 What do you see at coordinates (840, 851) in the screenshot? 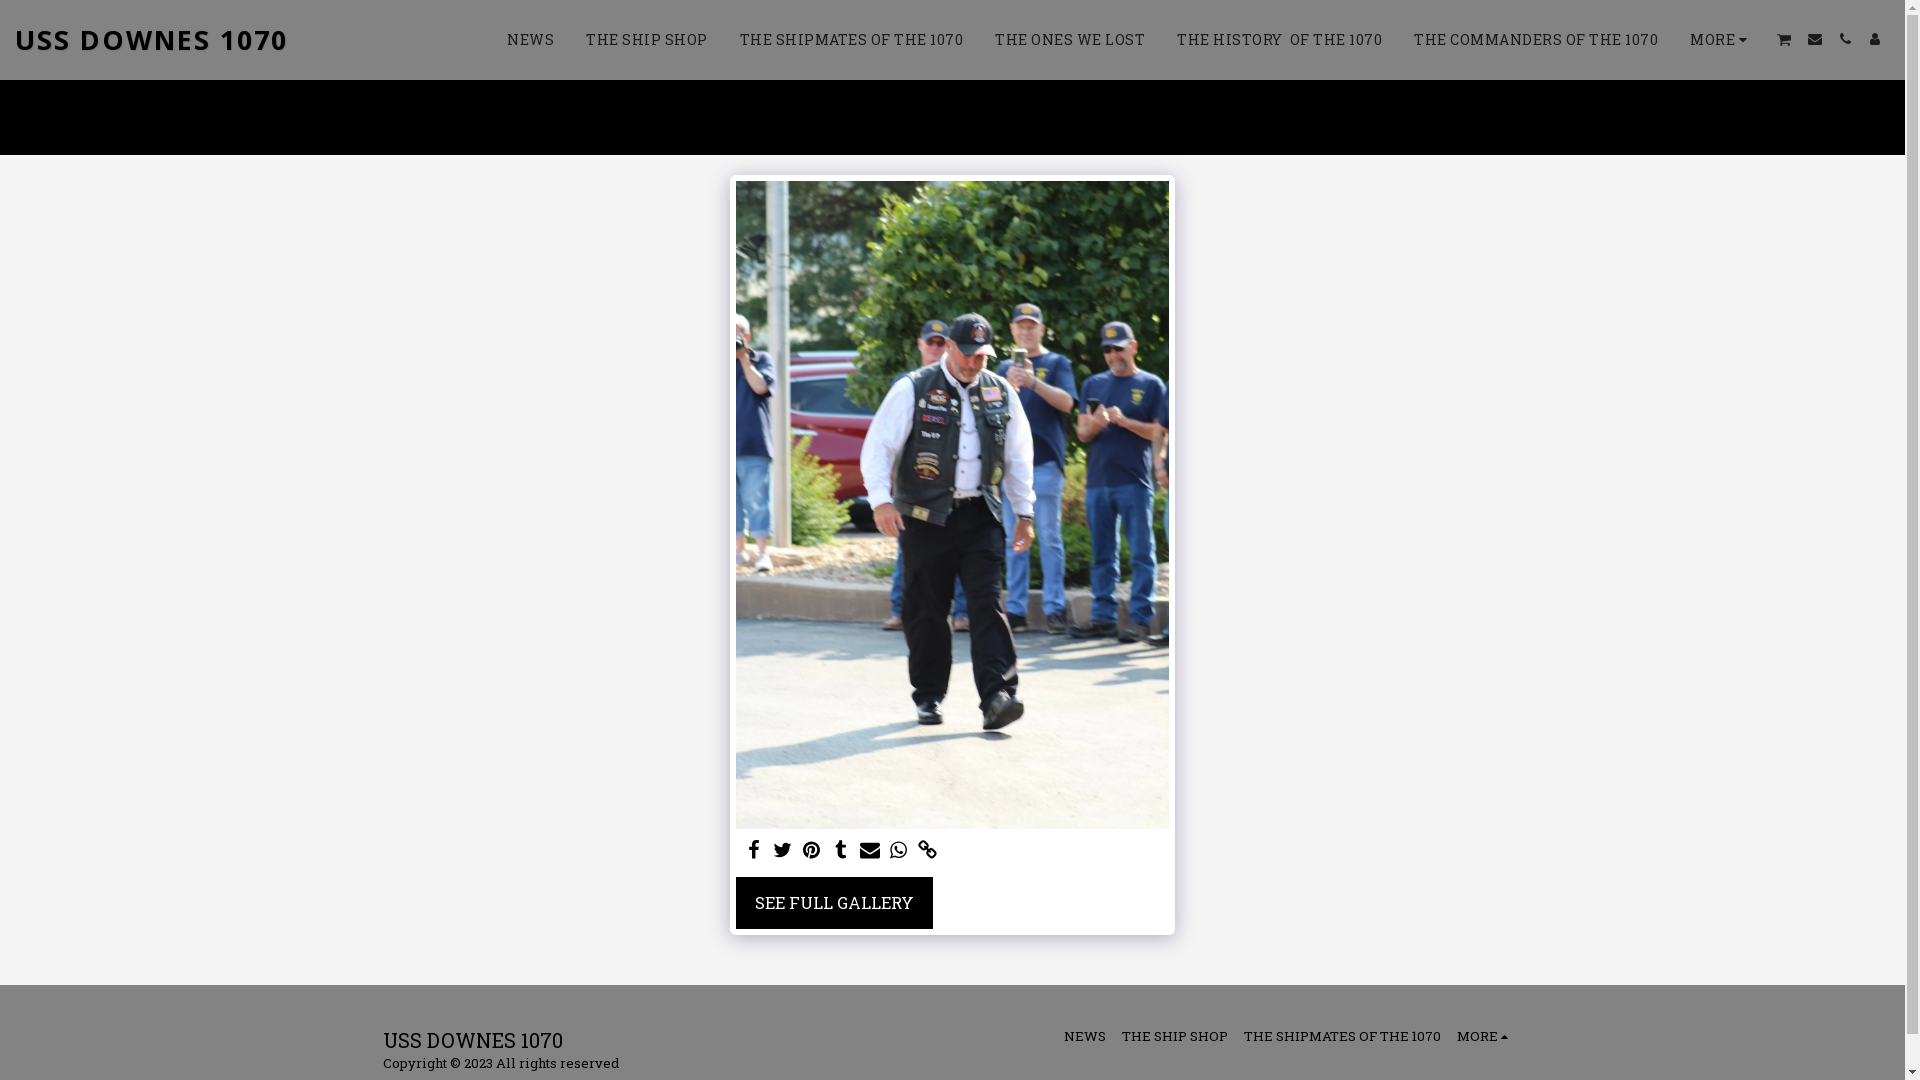
I see `'tumblr'` at bounding box center [840, 851].